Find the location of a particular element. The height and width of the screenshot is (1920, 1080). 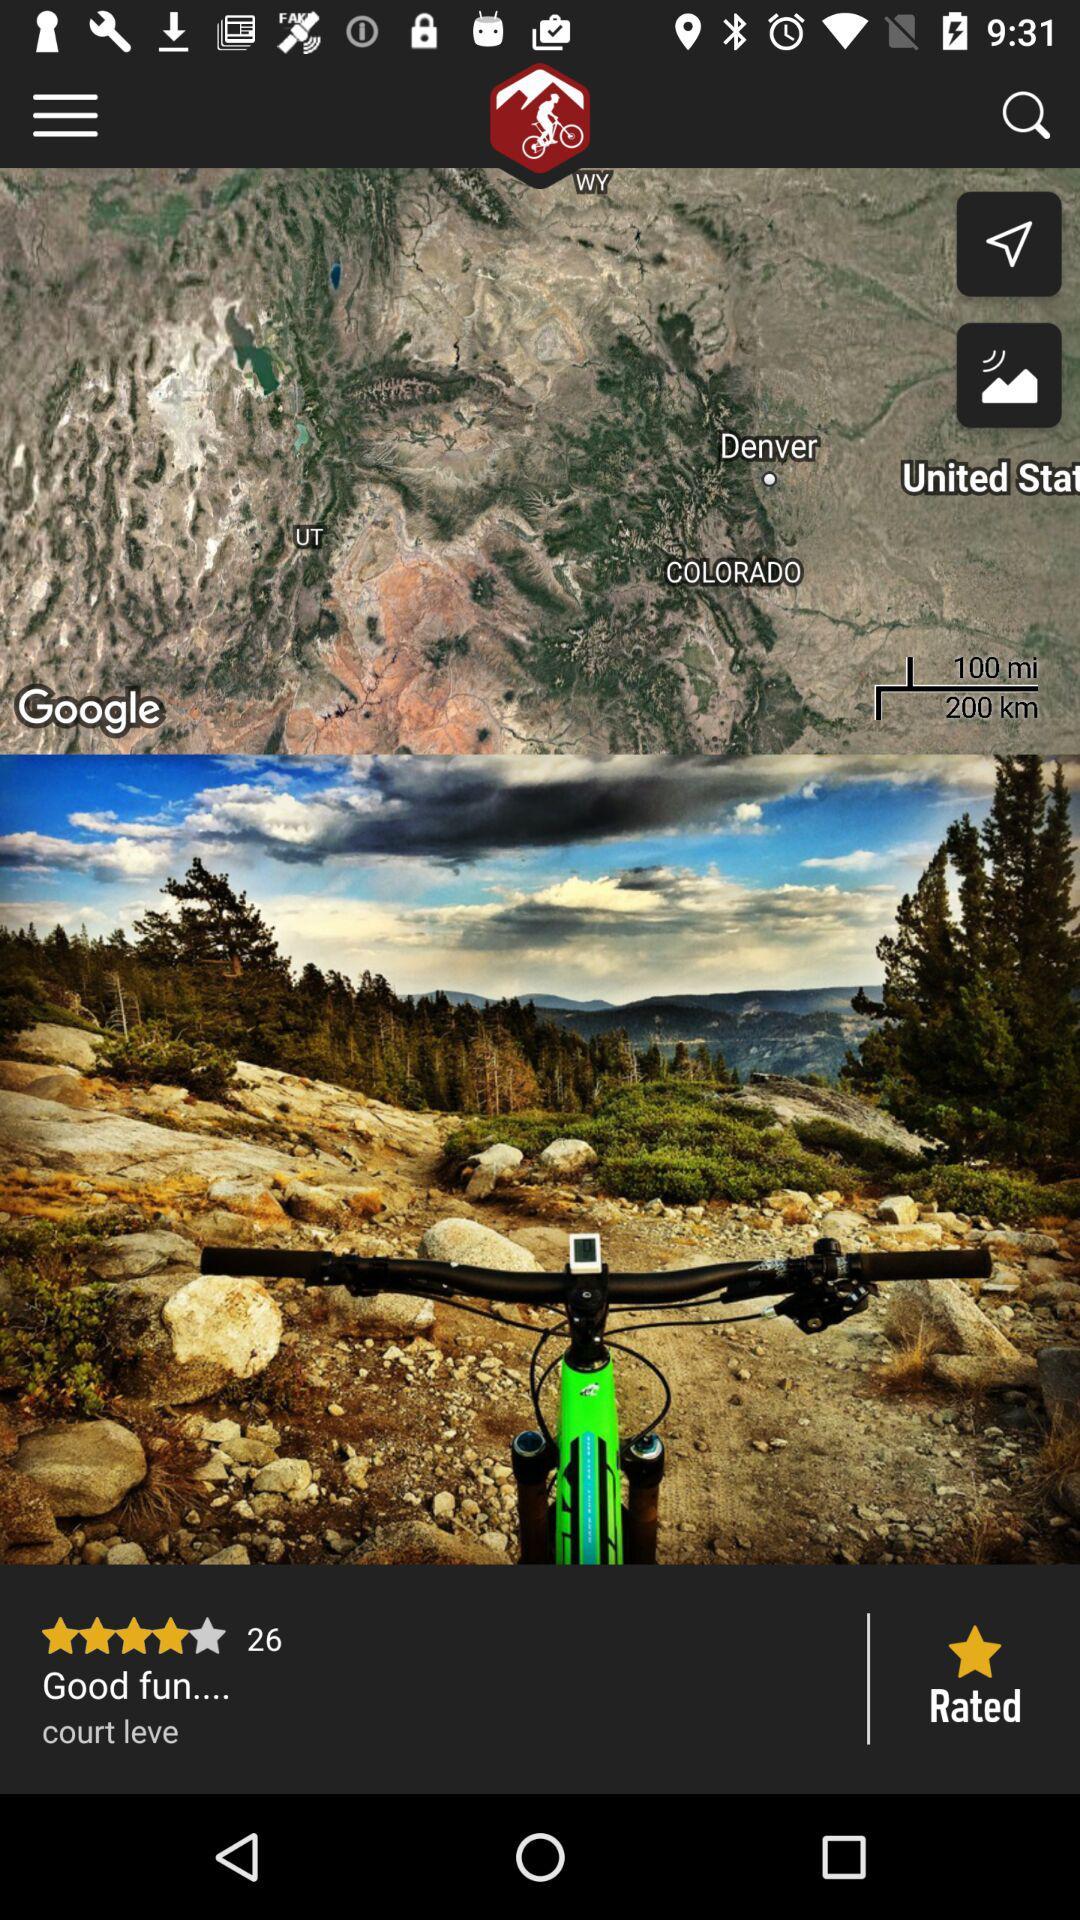

change location is located at coordinates (1009, 380).